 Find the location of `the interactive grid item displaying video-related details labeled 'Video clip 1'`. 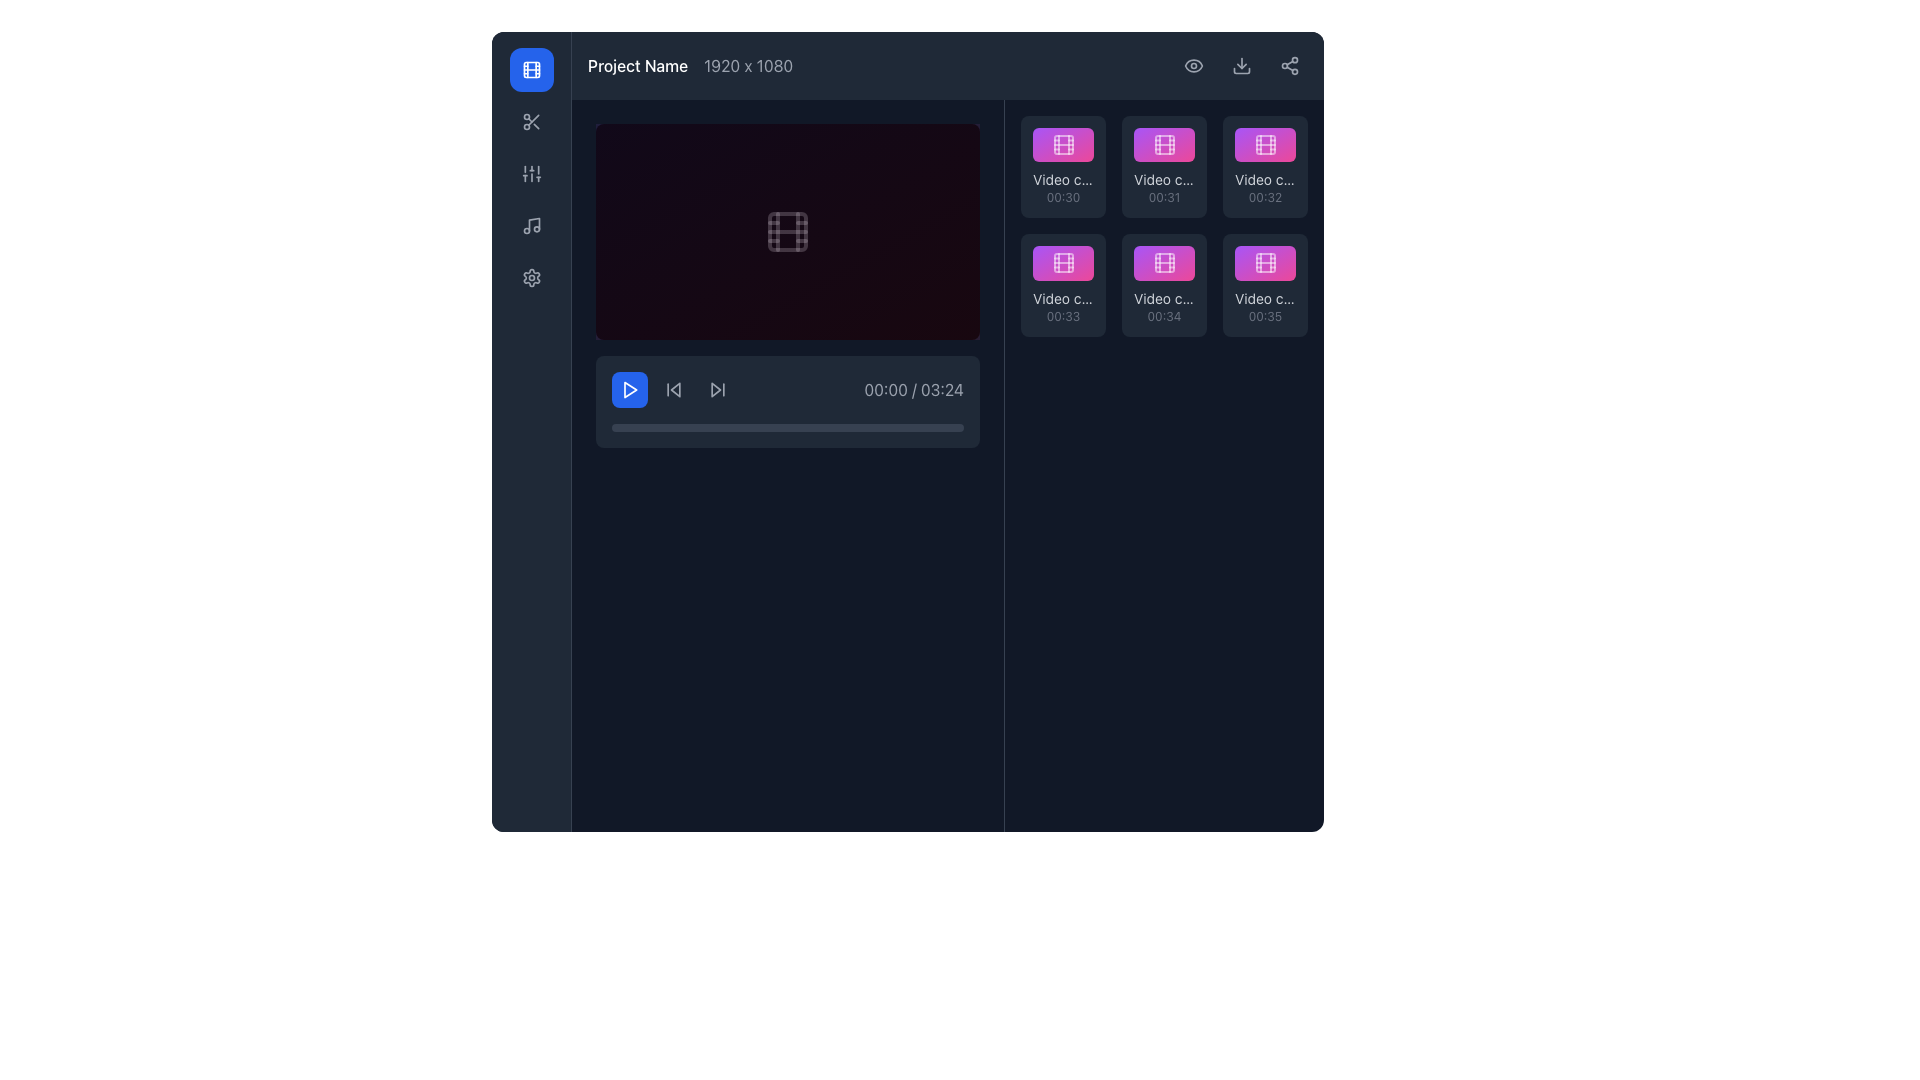

the interactive grid item displaying video-related details labeled 'Video clip 1' is located at coordinates (1062, 166).